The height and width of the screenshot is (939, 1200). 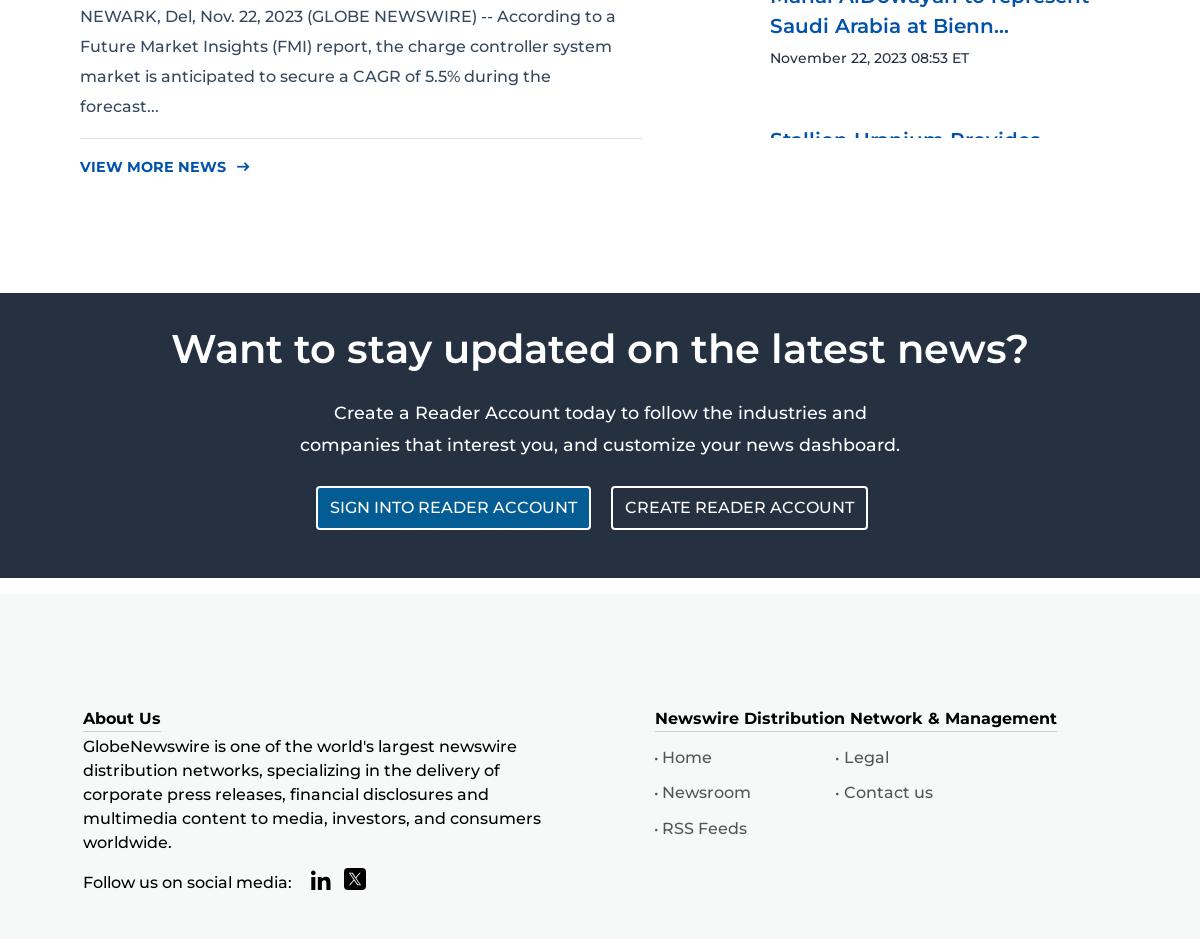 I want to click on 'SIGN INTO READER ACCOUNT', so click(x=452, y=506).